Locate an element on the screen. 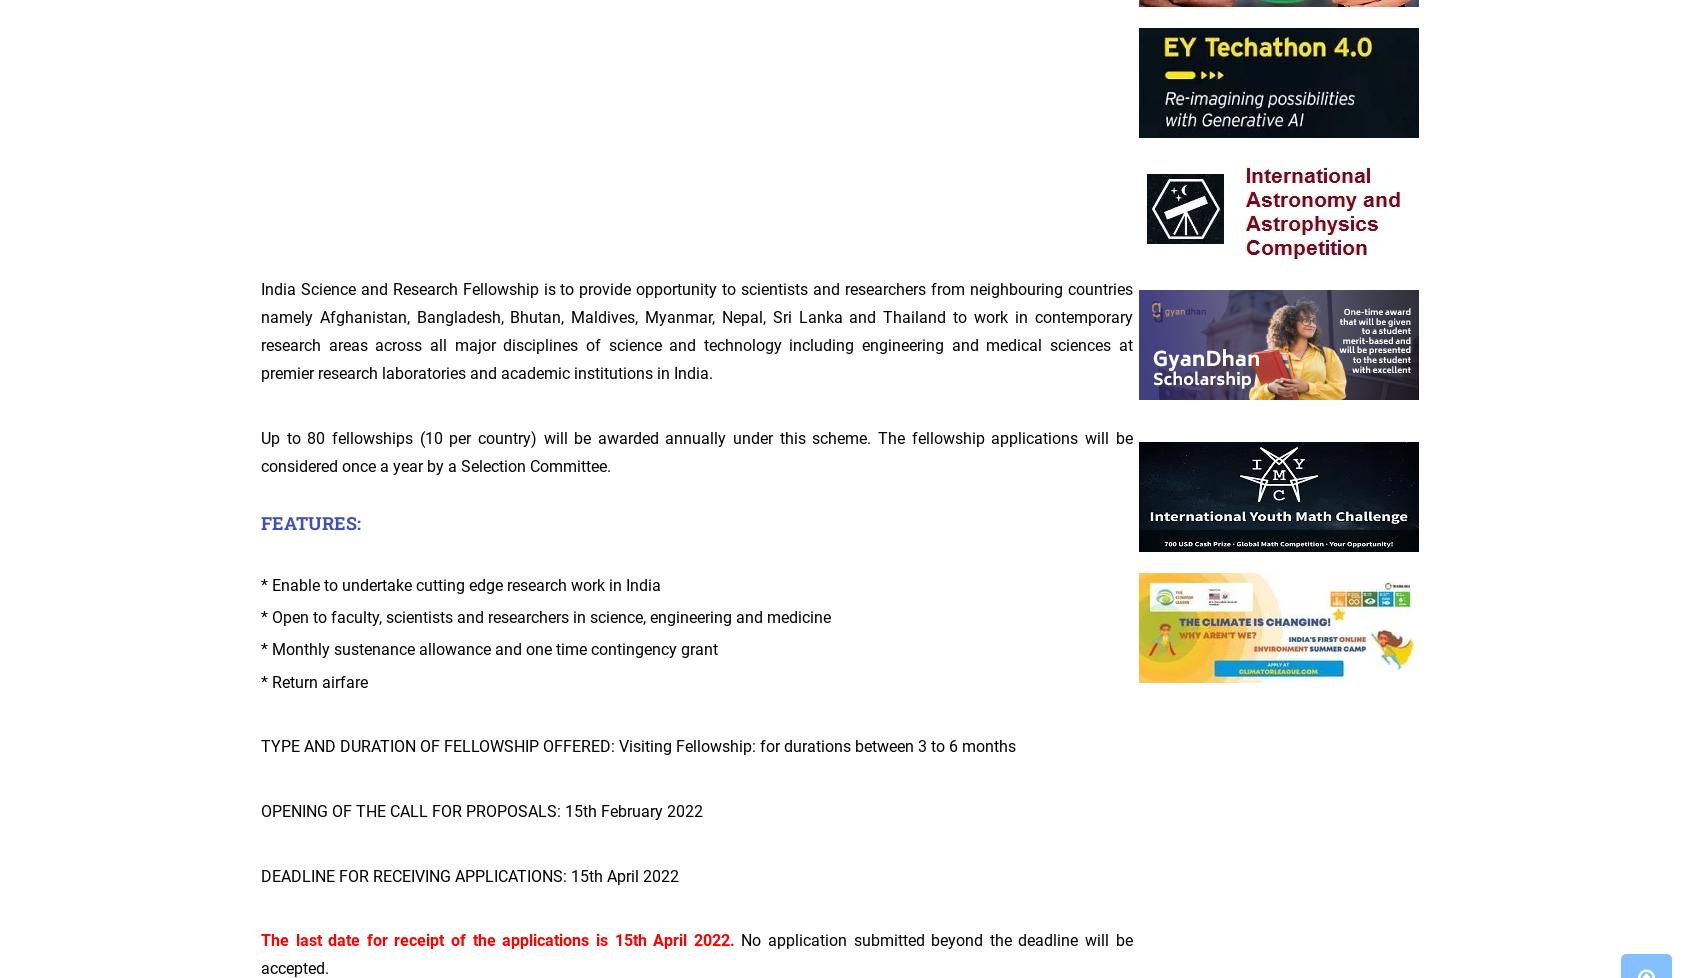 The height and width of the screenshot is (978, 1692). '* Monthly sustenance allowance and one time contingency grant' is located at coordinates (488, 649).